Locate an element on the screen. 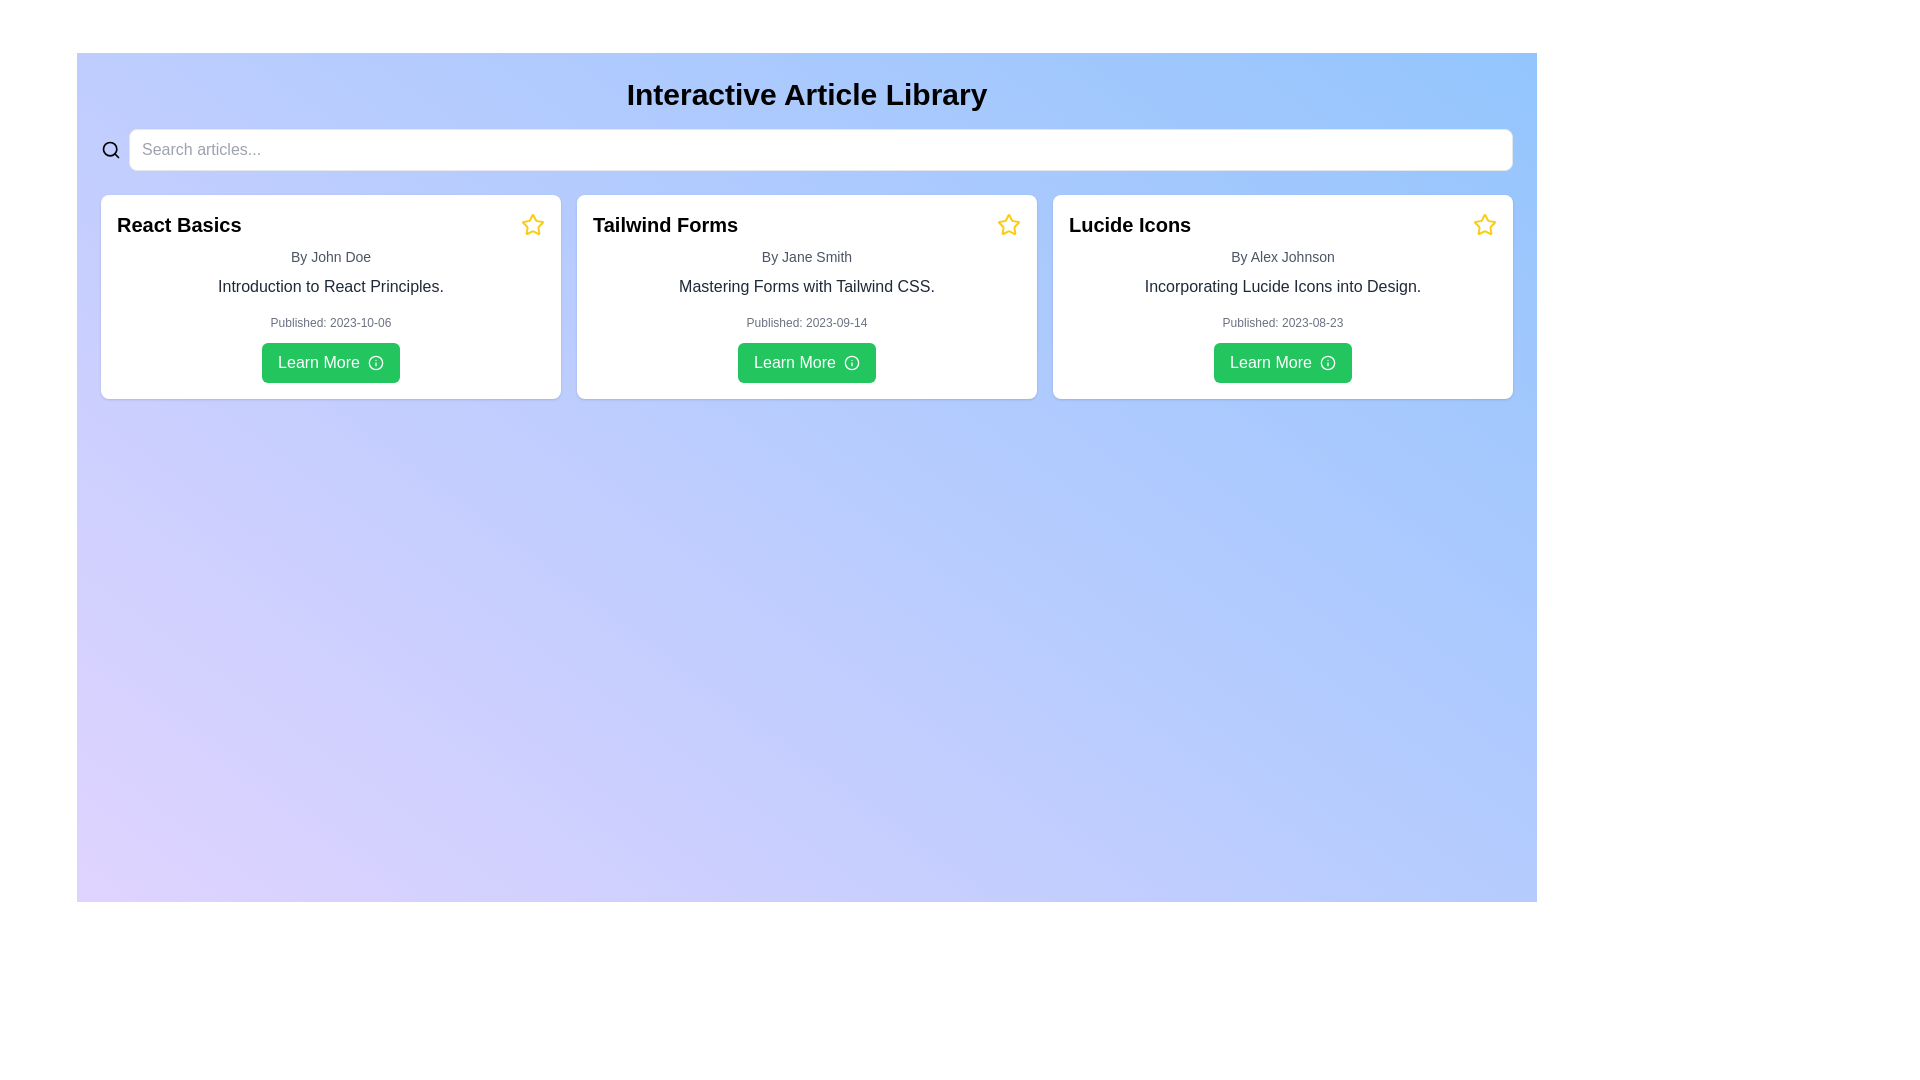 This screenshot has height=1080, width=1920. the title text label located at the top section of the rightmost article card, which is the first element among its siblings and positioned to the left of a yellow star icon is located at coordinates (1130, 224).